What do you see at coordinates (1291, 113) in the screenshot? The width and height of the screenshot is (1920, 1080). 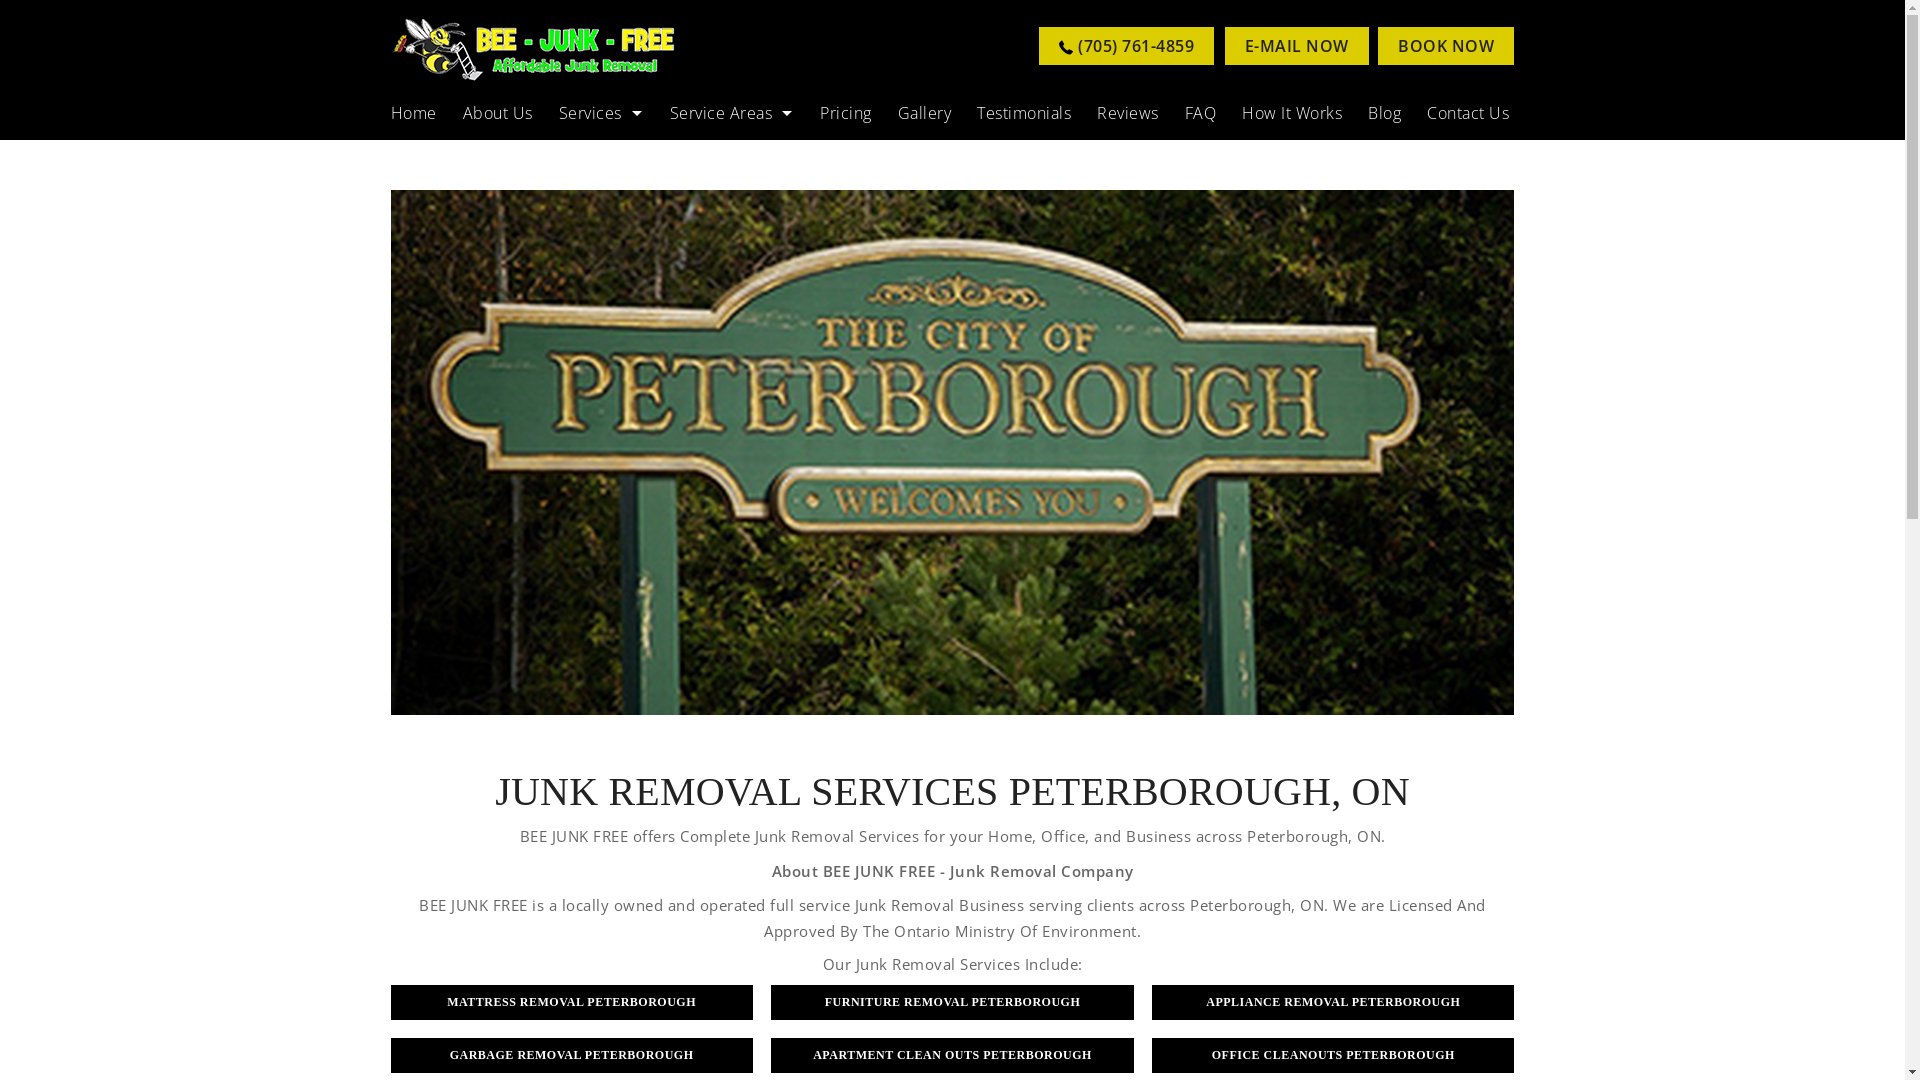 I see `'How It Works'` at bounding box center [1291, 113].